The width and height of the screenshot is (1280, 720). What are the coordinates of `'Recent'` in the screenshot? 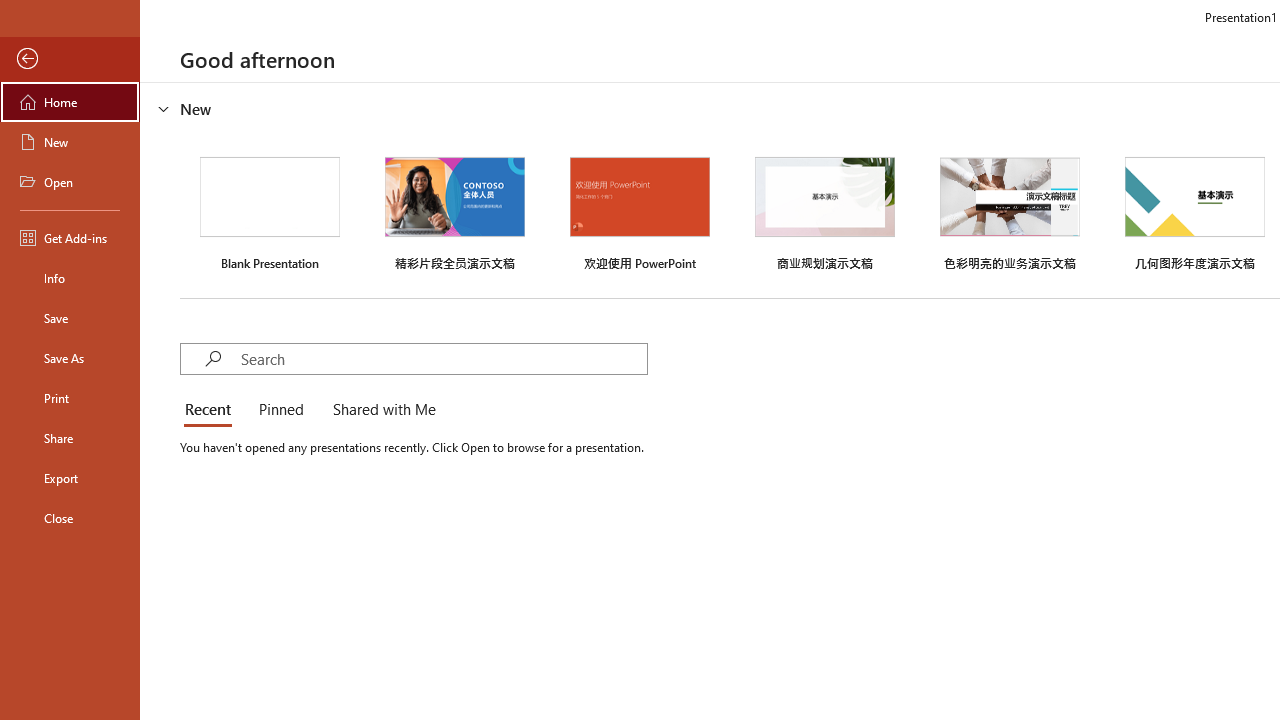 It's located at (212, 410).